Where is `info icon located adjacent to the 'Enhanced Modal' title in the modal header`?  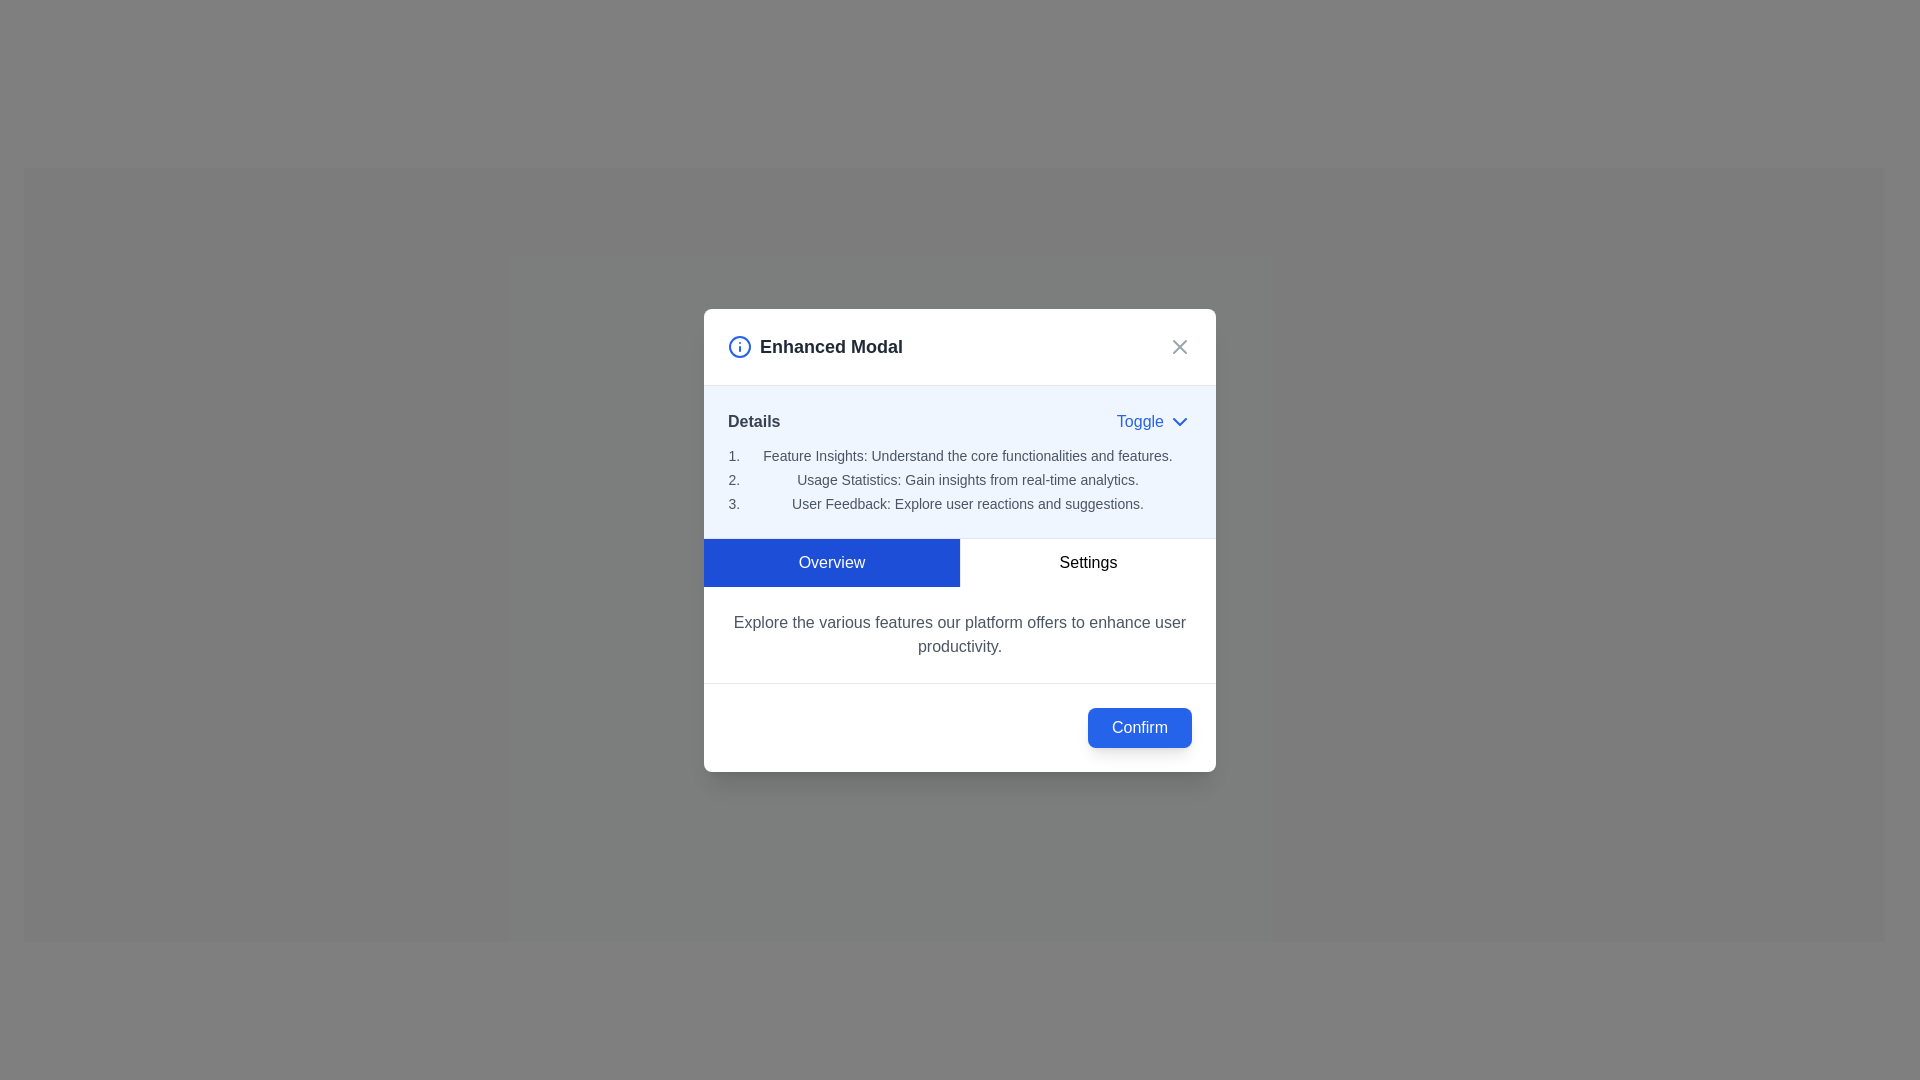 info icon located adjacent to the 'Enhanced Modal' title in the modal header is located at coordinates (960, 346).